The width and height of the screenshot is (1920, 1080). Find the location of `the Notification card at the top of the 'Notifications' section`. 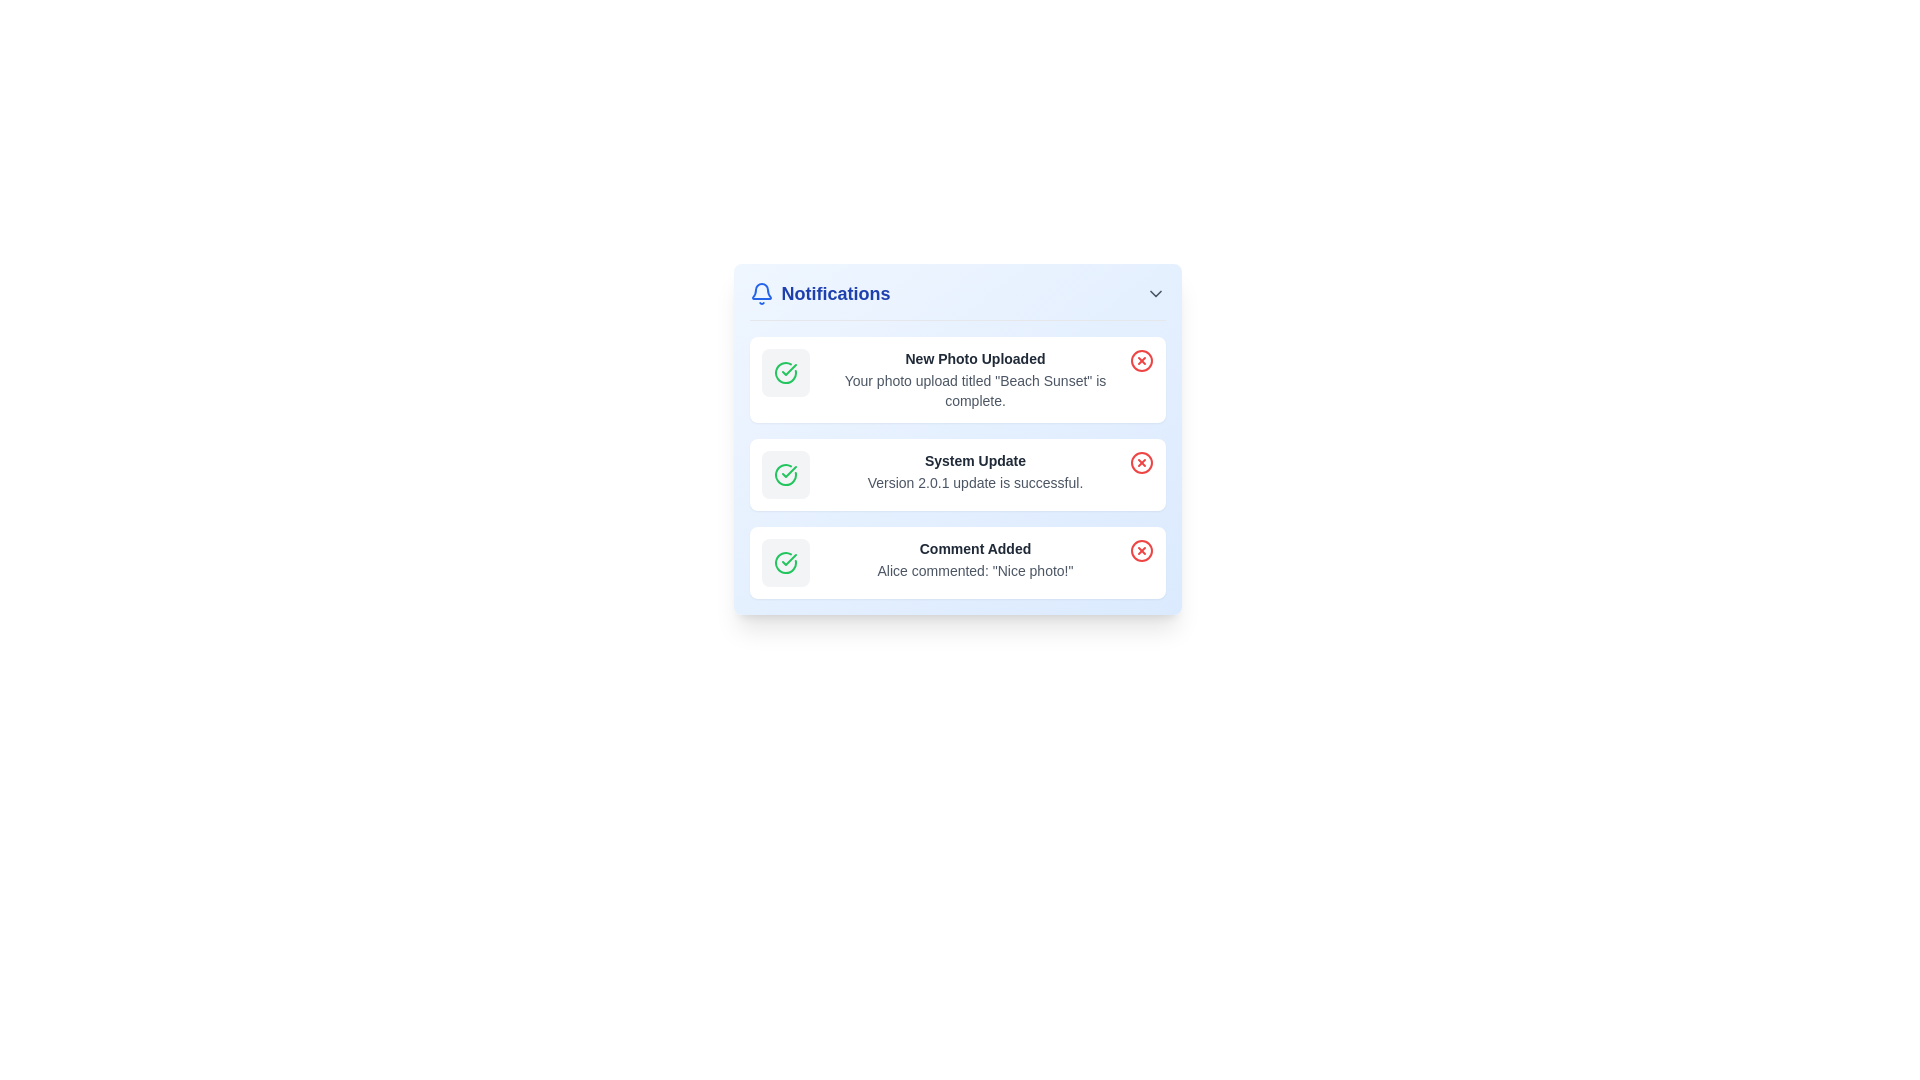

the Notification card at the top of the 'Notifications' section is located at coordinates (956, 380).